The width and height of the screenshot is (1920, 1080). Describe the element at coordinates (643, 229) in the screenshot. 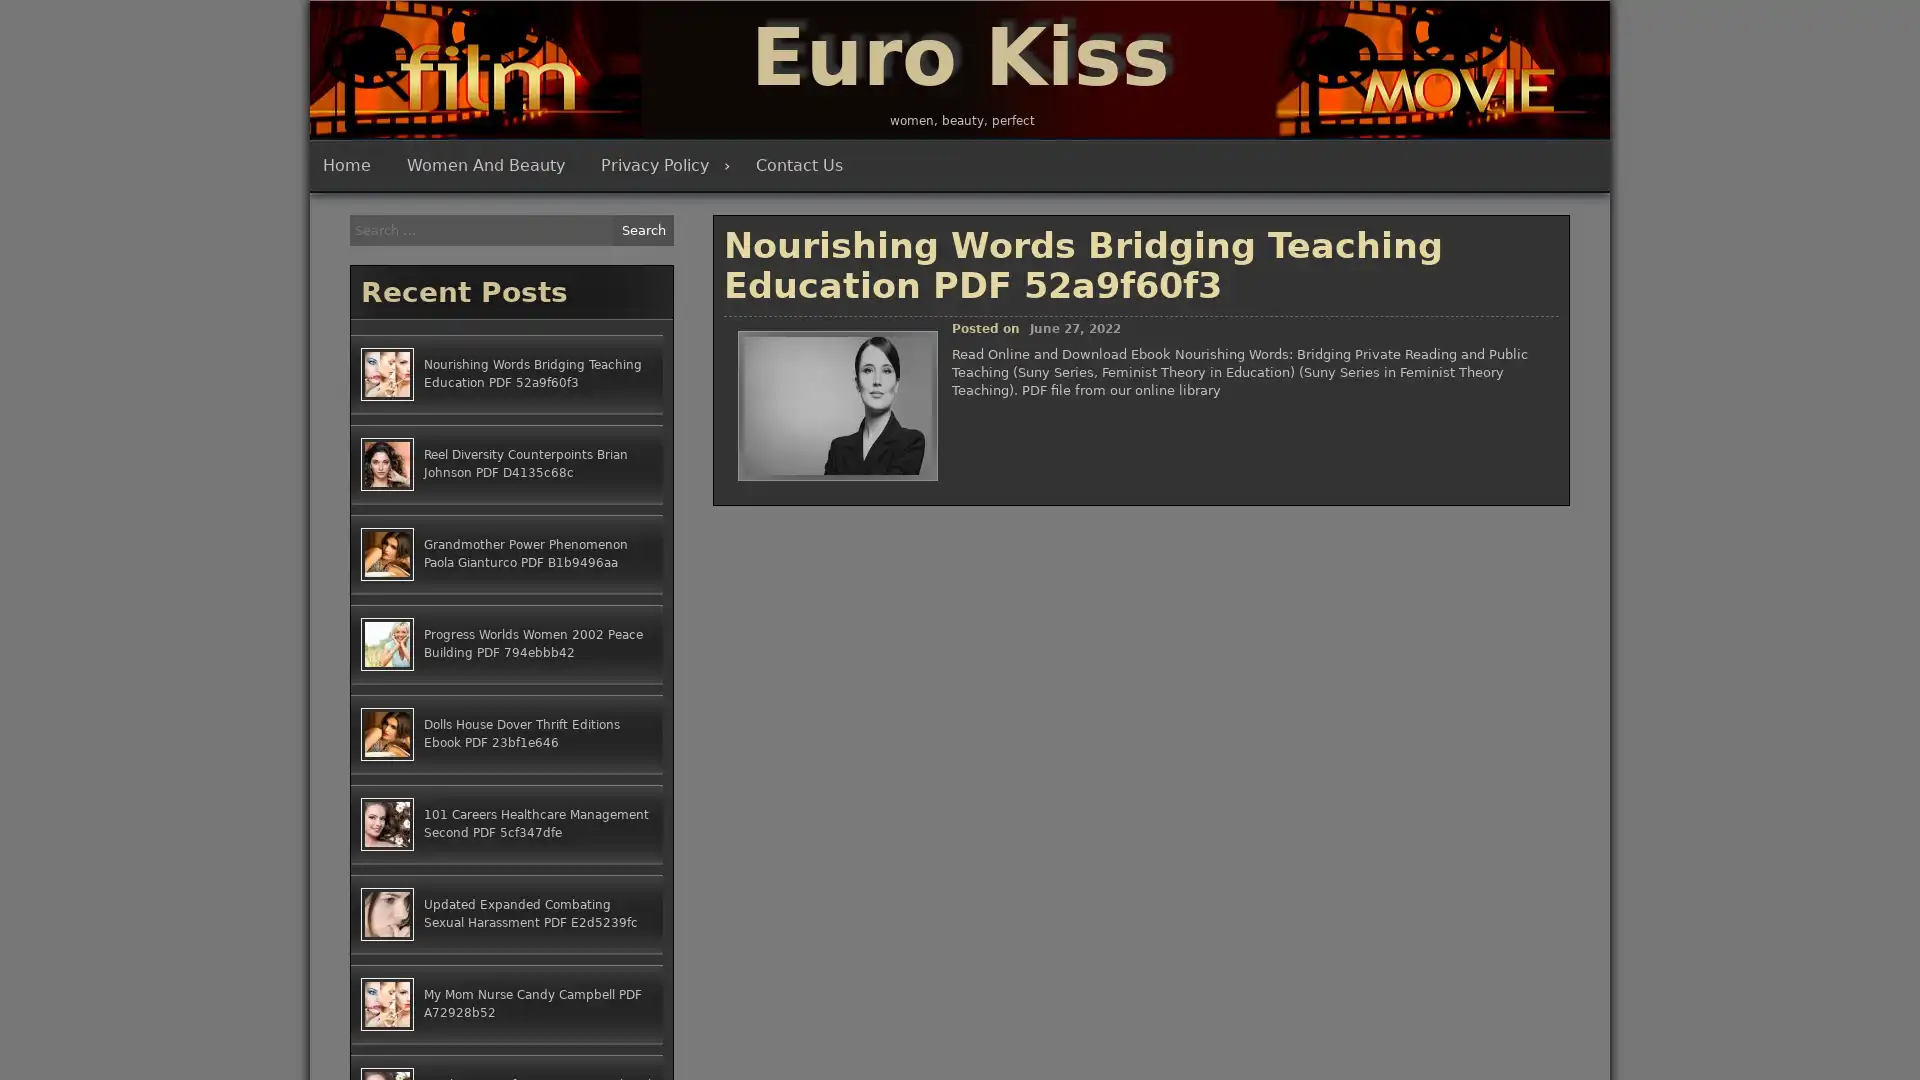

I see `Search` at that location.